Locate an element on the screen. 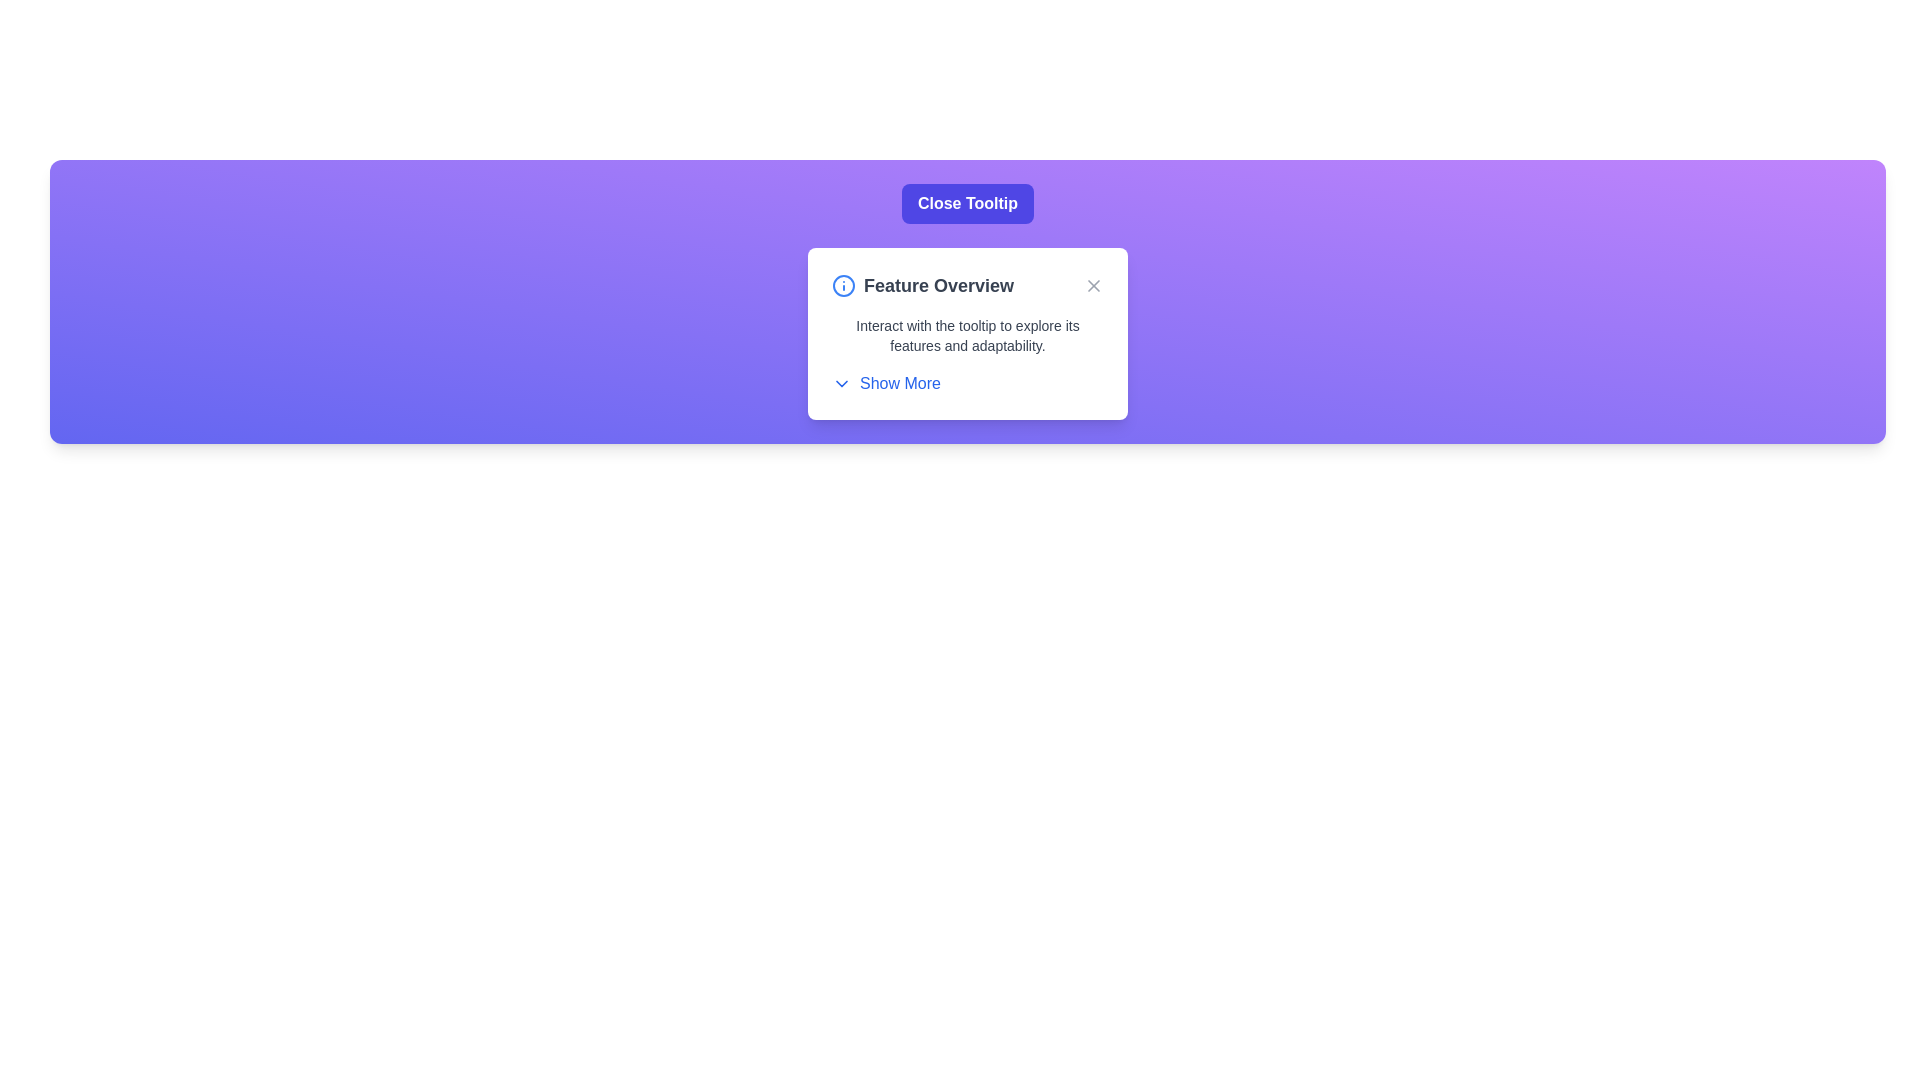 The width and height of the screenshot is (1920, 1080). the close button located in the top-right corner of the white popup card, adjacent to the 'Feature Overview' title is located at coordinates (1093, 285).